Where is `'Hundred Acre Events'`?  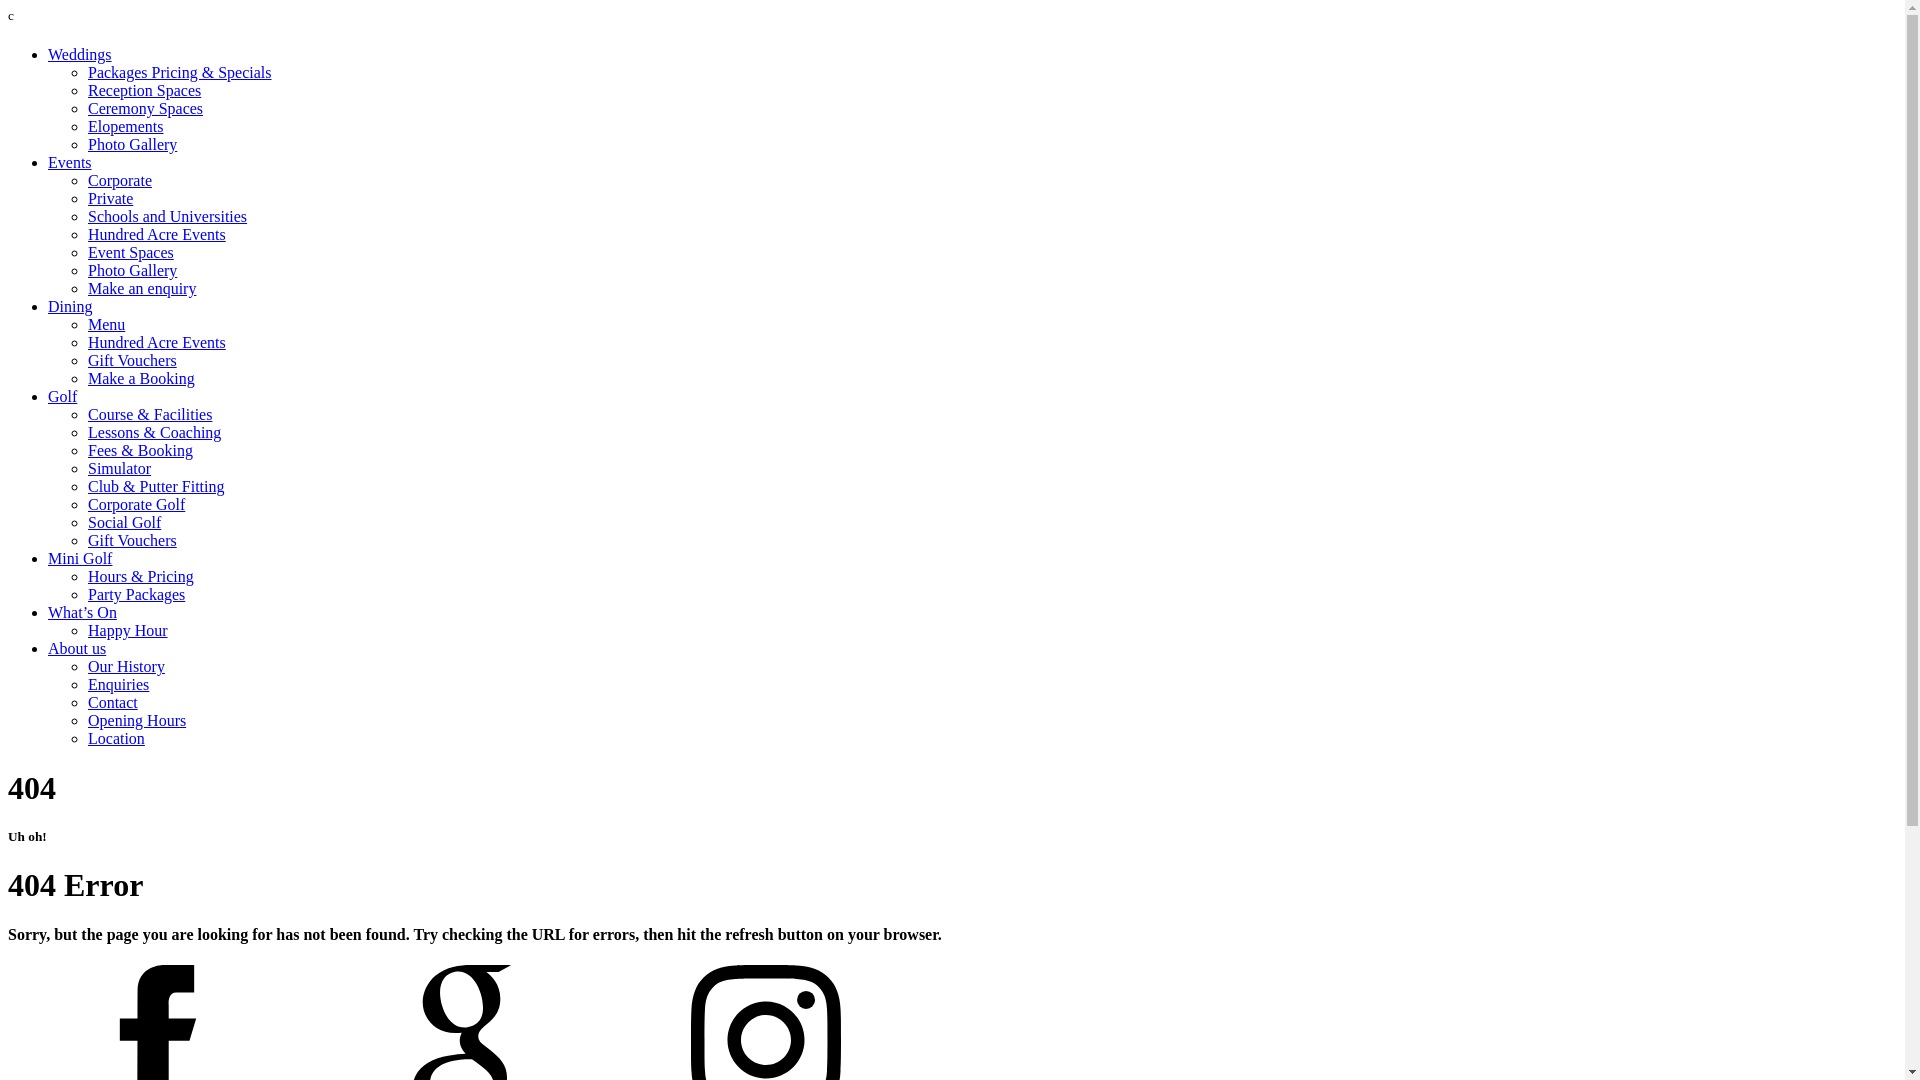
'Hundred Acre Events' is located at coordinates (156, 341).